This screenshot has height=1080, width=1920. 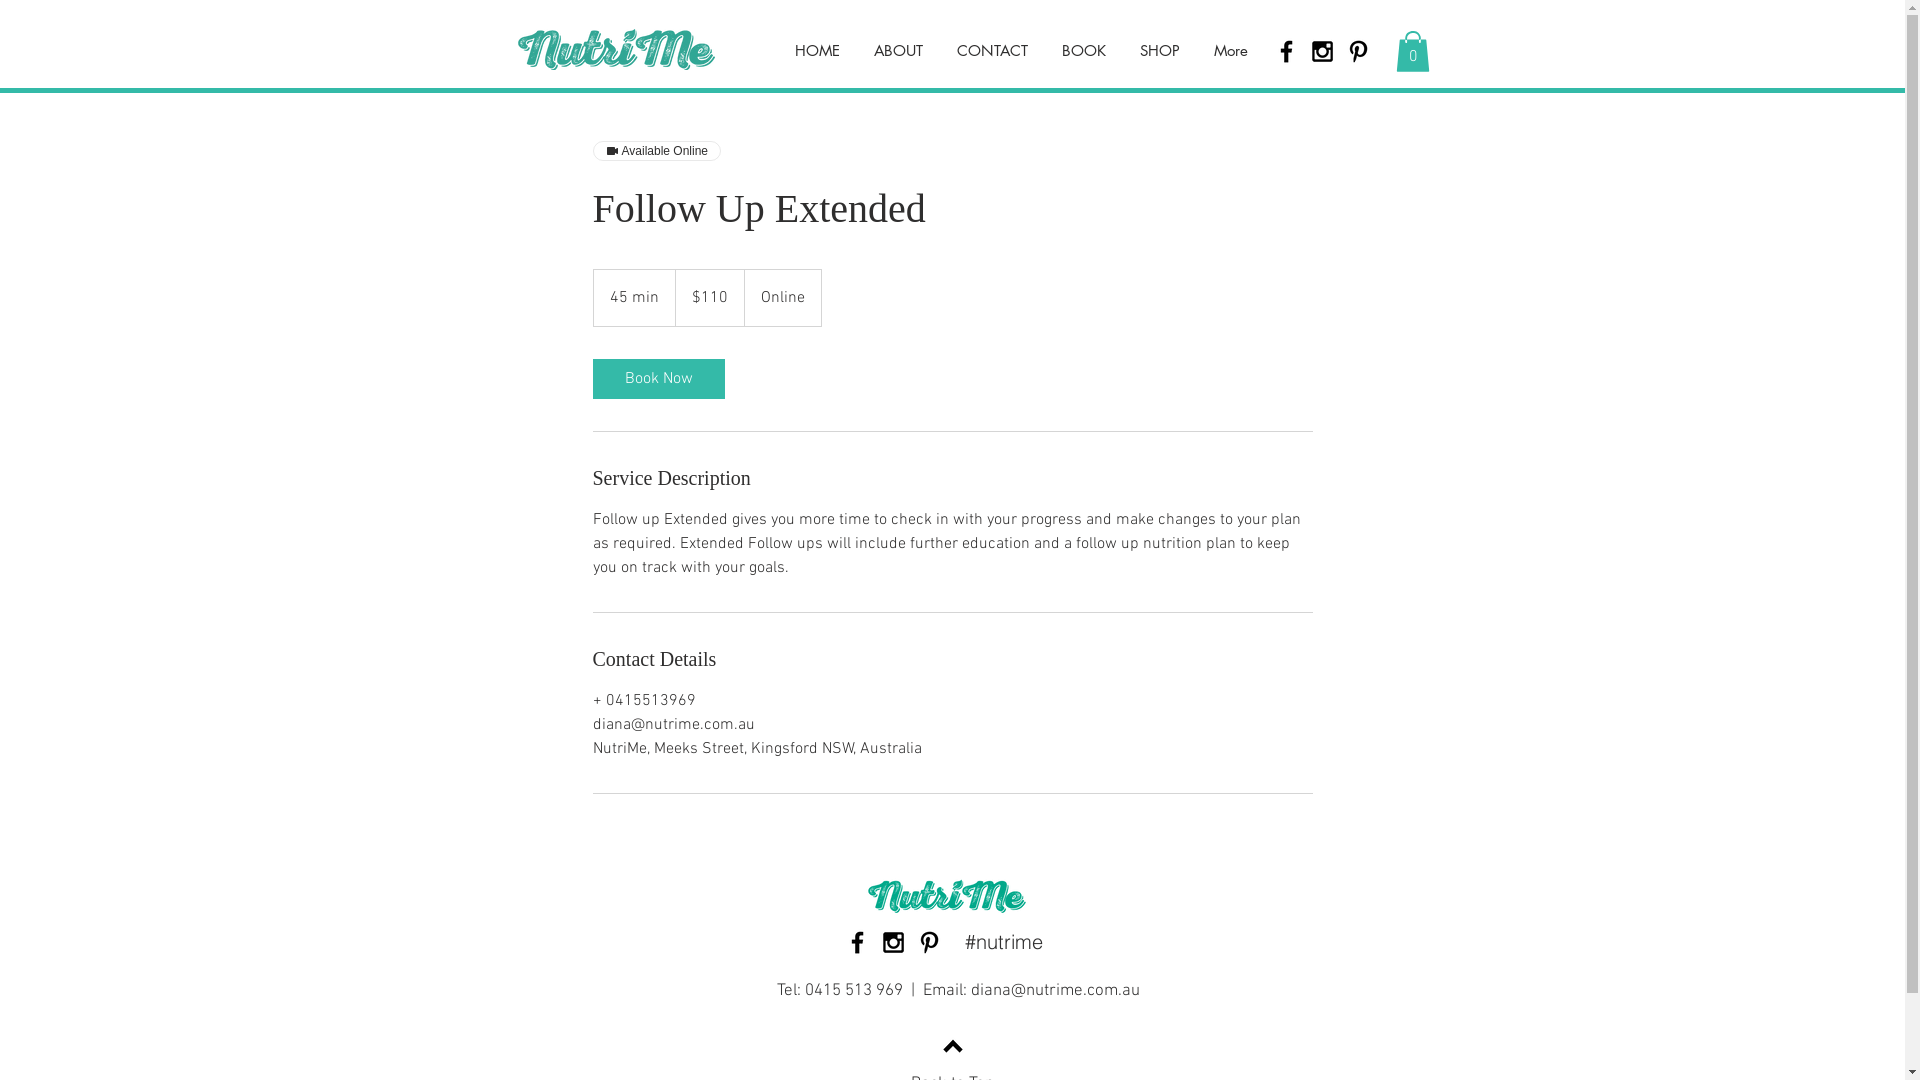 What do you see at coordinates (1082, 49) in the screenshot?
I see `'BOOK'` at bounding box center [1082, 49].